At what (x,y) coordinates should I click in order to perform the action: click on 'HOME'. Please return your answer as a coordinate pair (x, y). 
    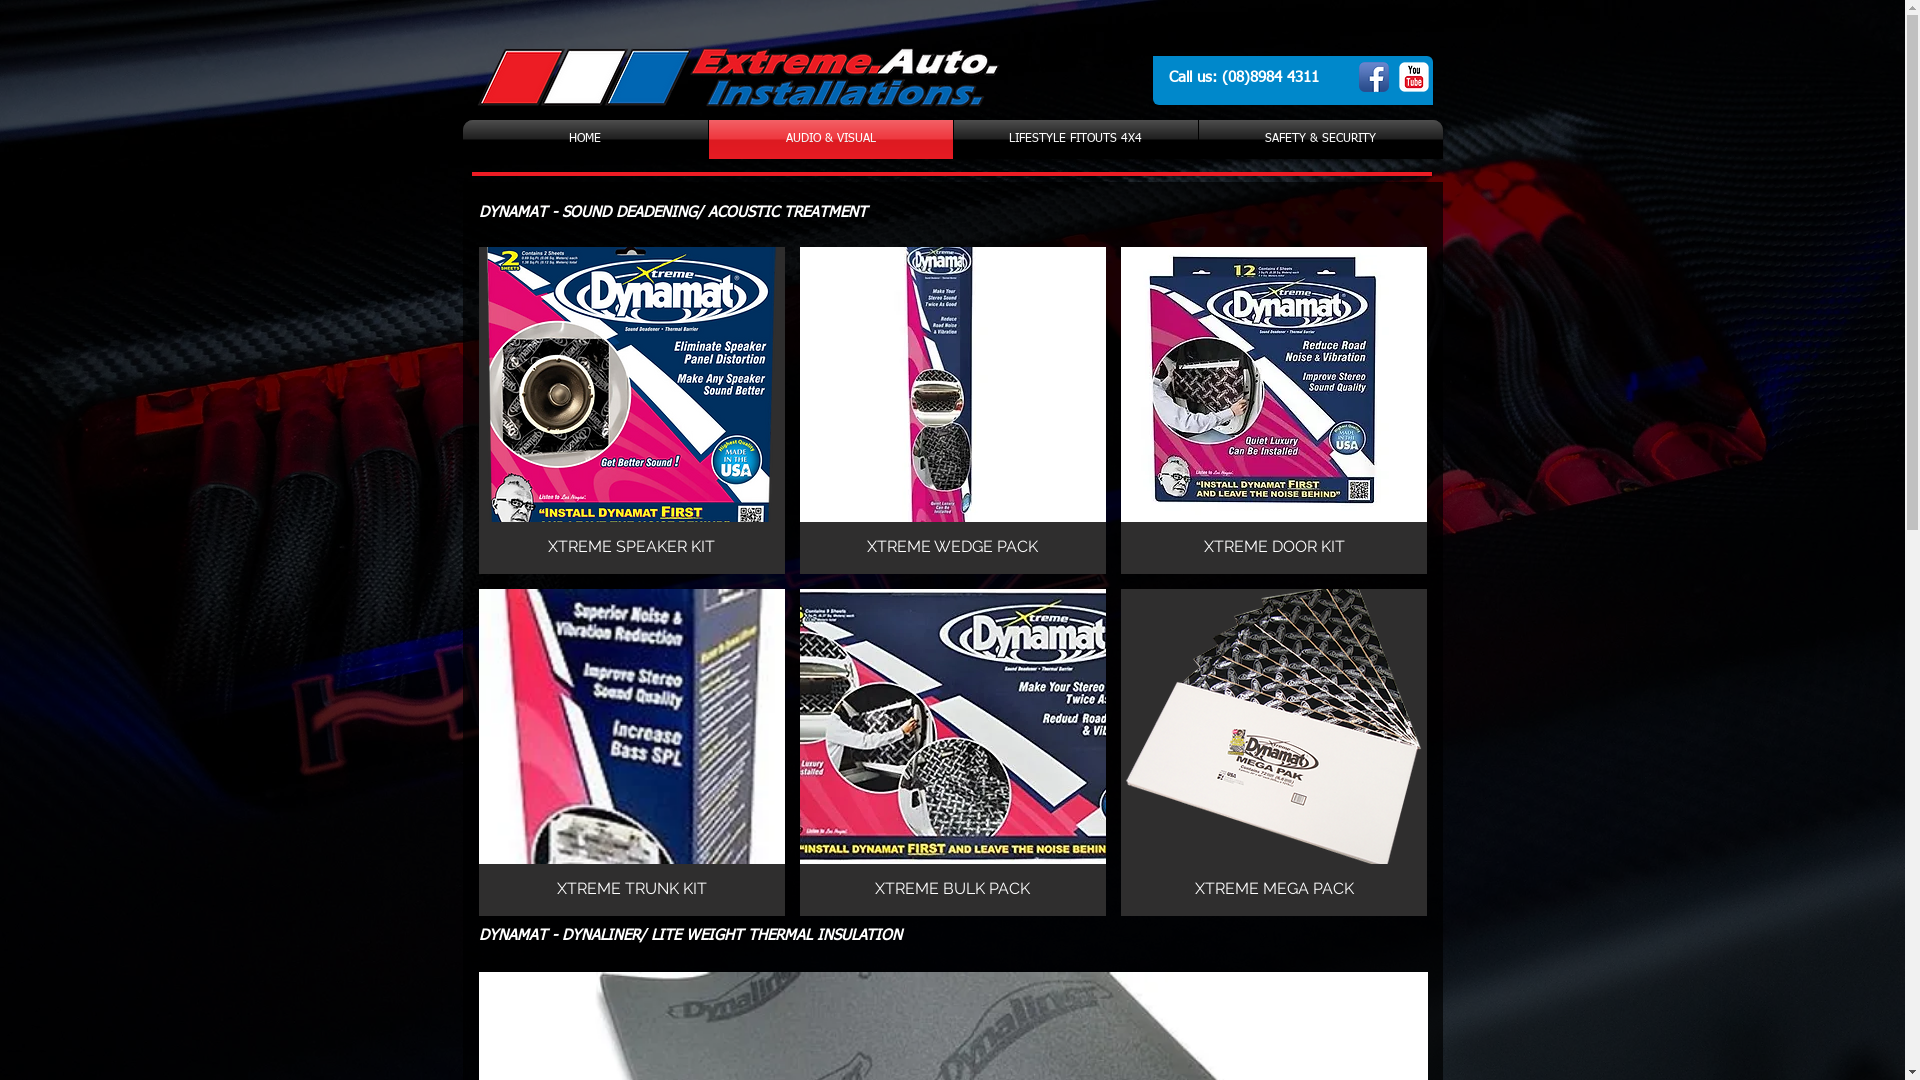
    Looking at the image, I should click on (583, 138).